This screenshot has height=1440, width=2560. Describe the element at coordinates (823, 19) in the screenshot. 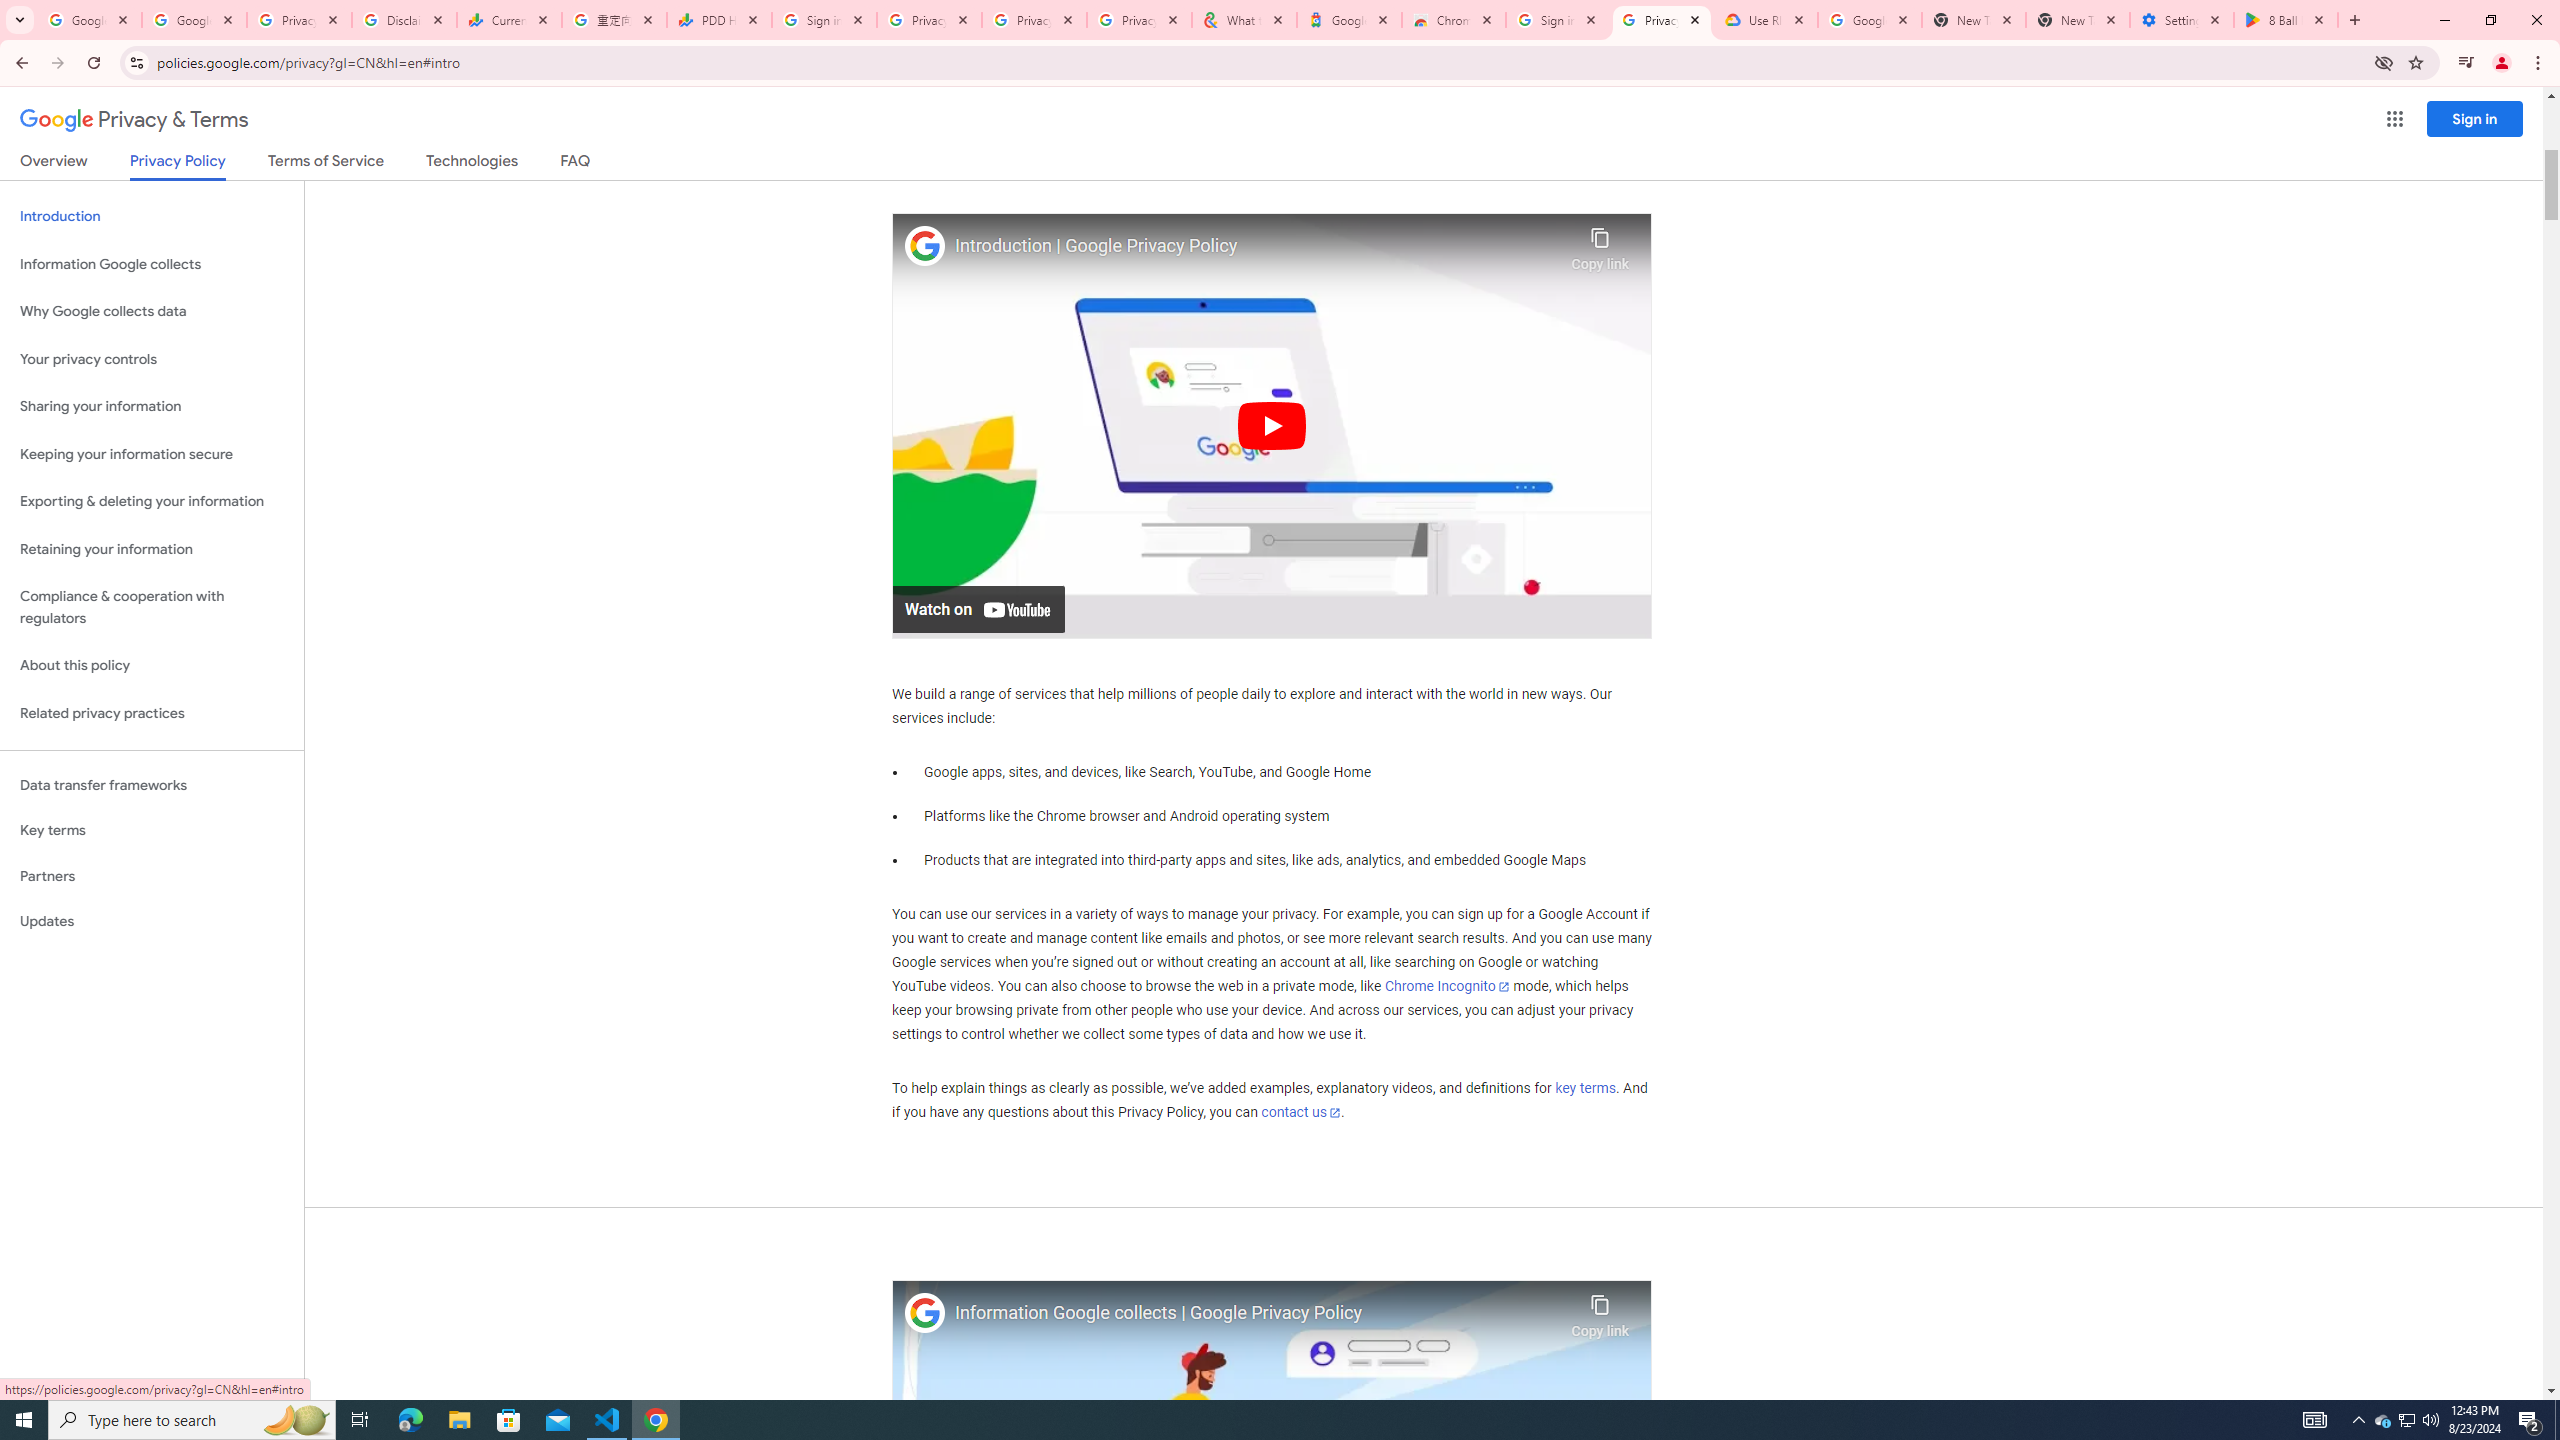

I see `'Sign in - Google Accounts'` at that location.